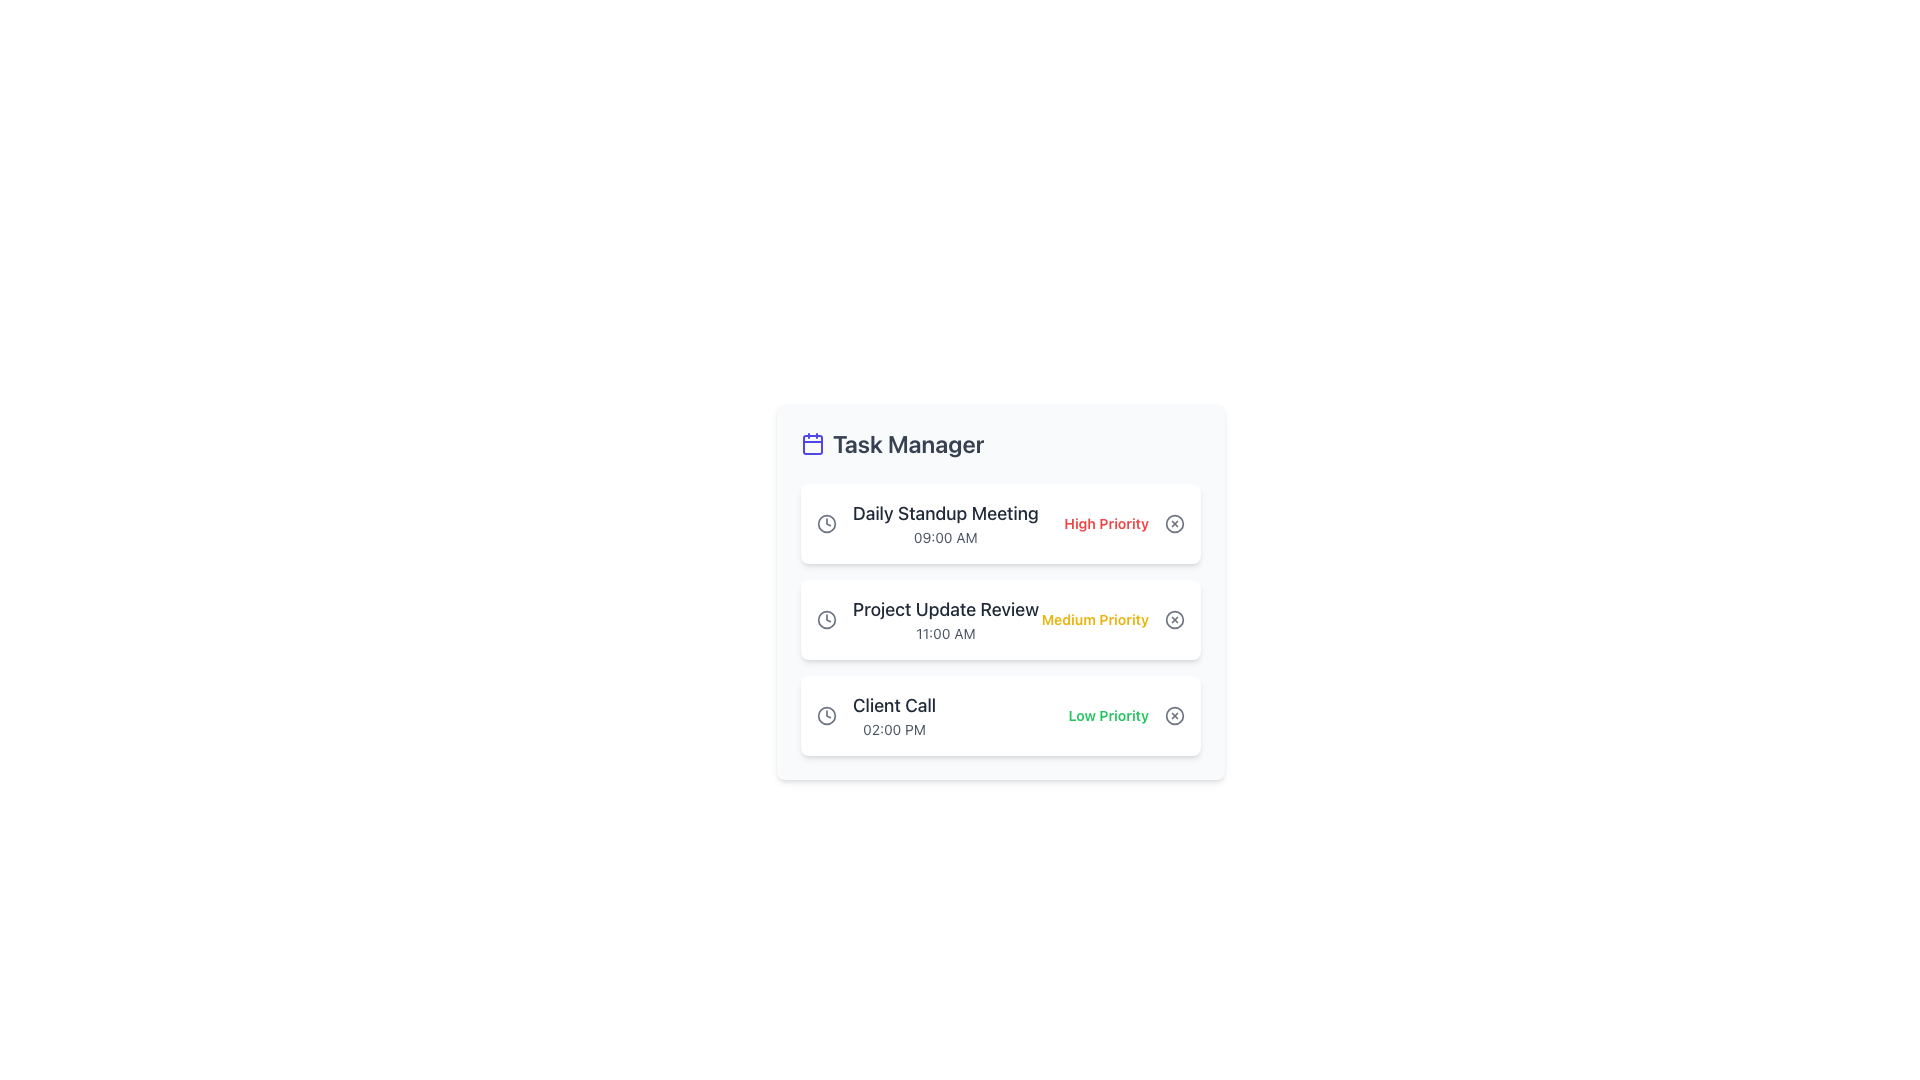  I want to click on the decorative icon component to the left of the 'Task Manager' header, which is the inner square of the calendar icon, so click(812, 443).